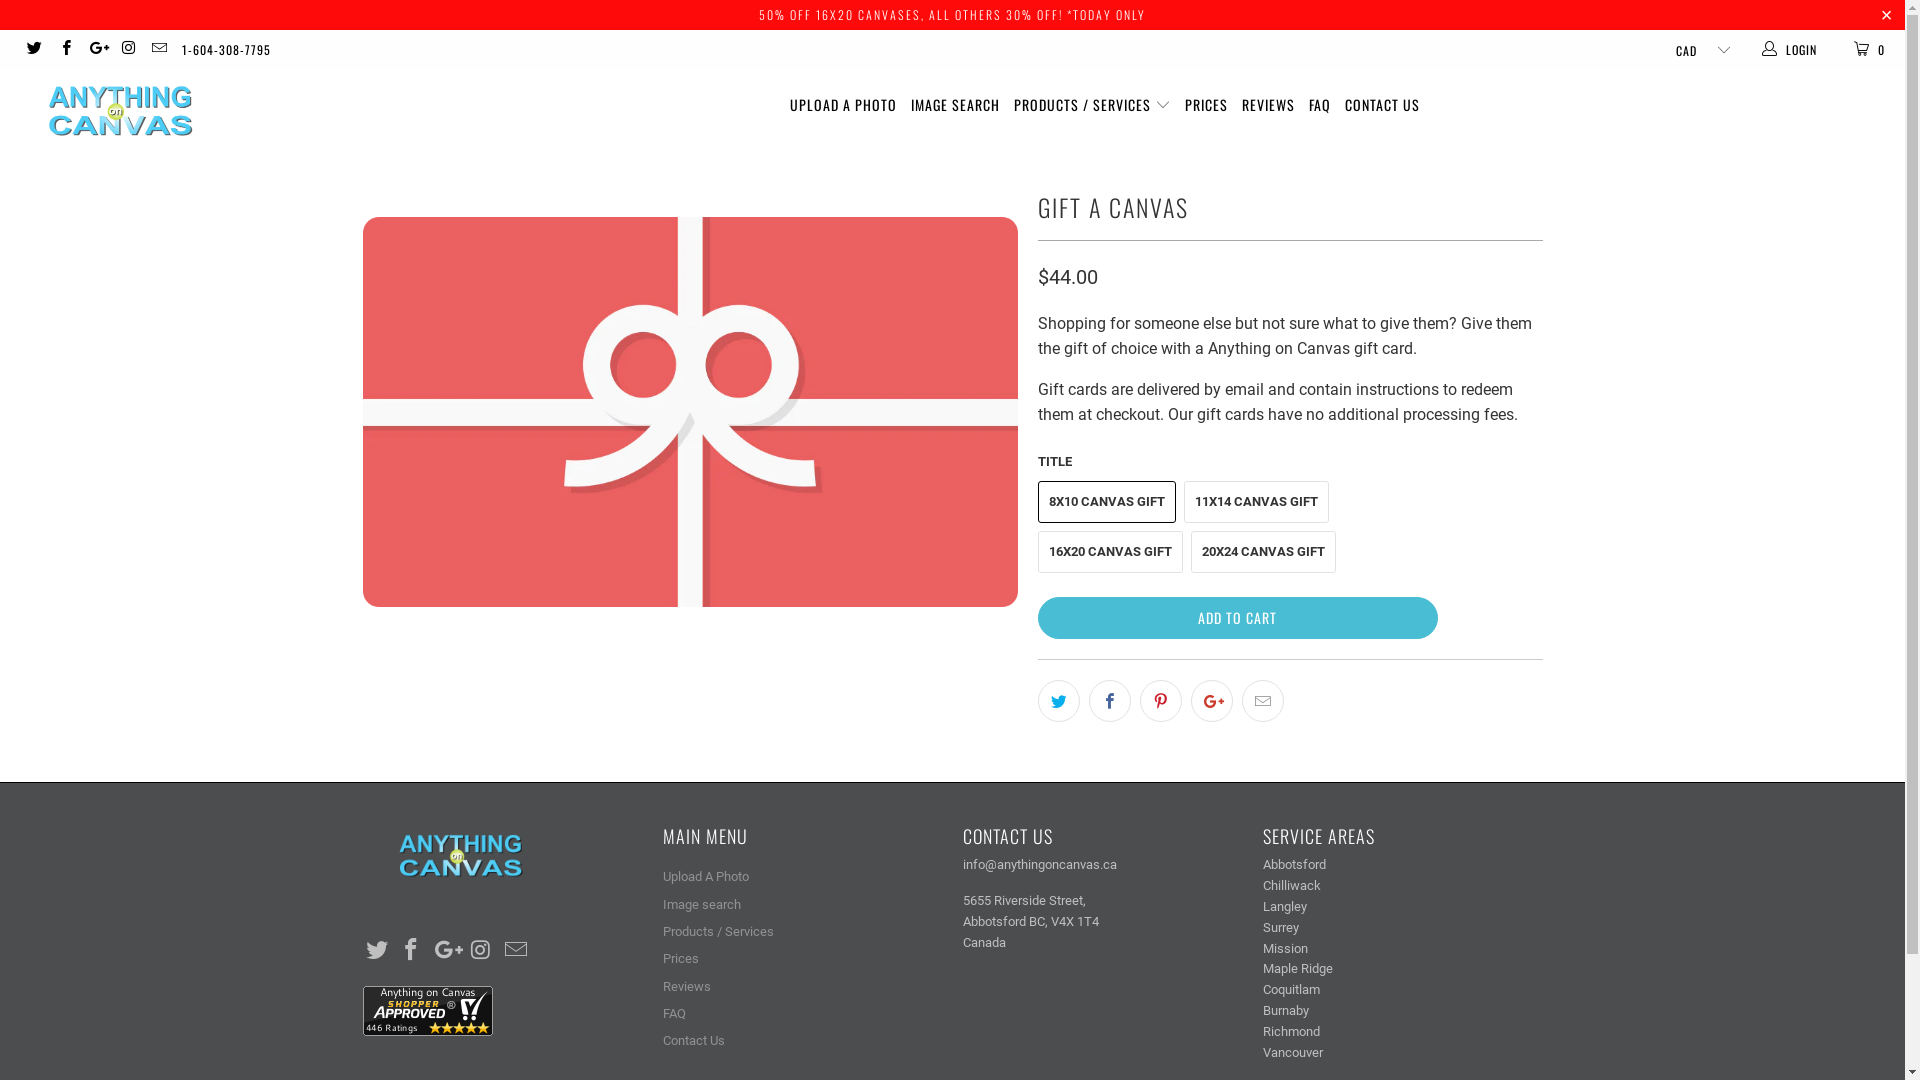 Image resolution: width=1920 pixels, height=1080 pixels. Describe the element at coordinates (95, 49) in the screenshot. I see `'Anything on Canvas on Google+'` at that location.